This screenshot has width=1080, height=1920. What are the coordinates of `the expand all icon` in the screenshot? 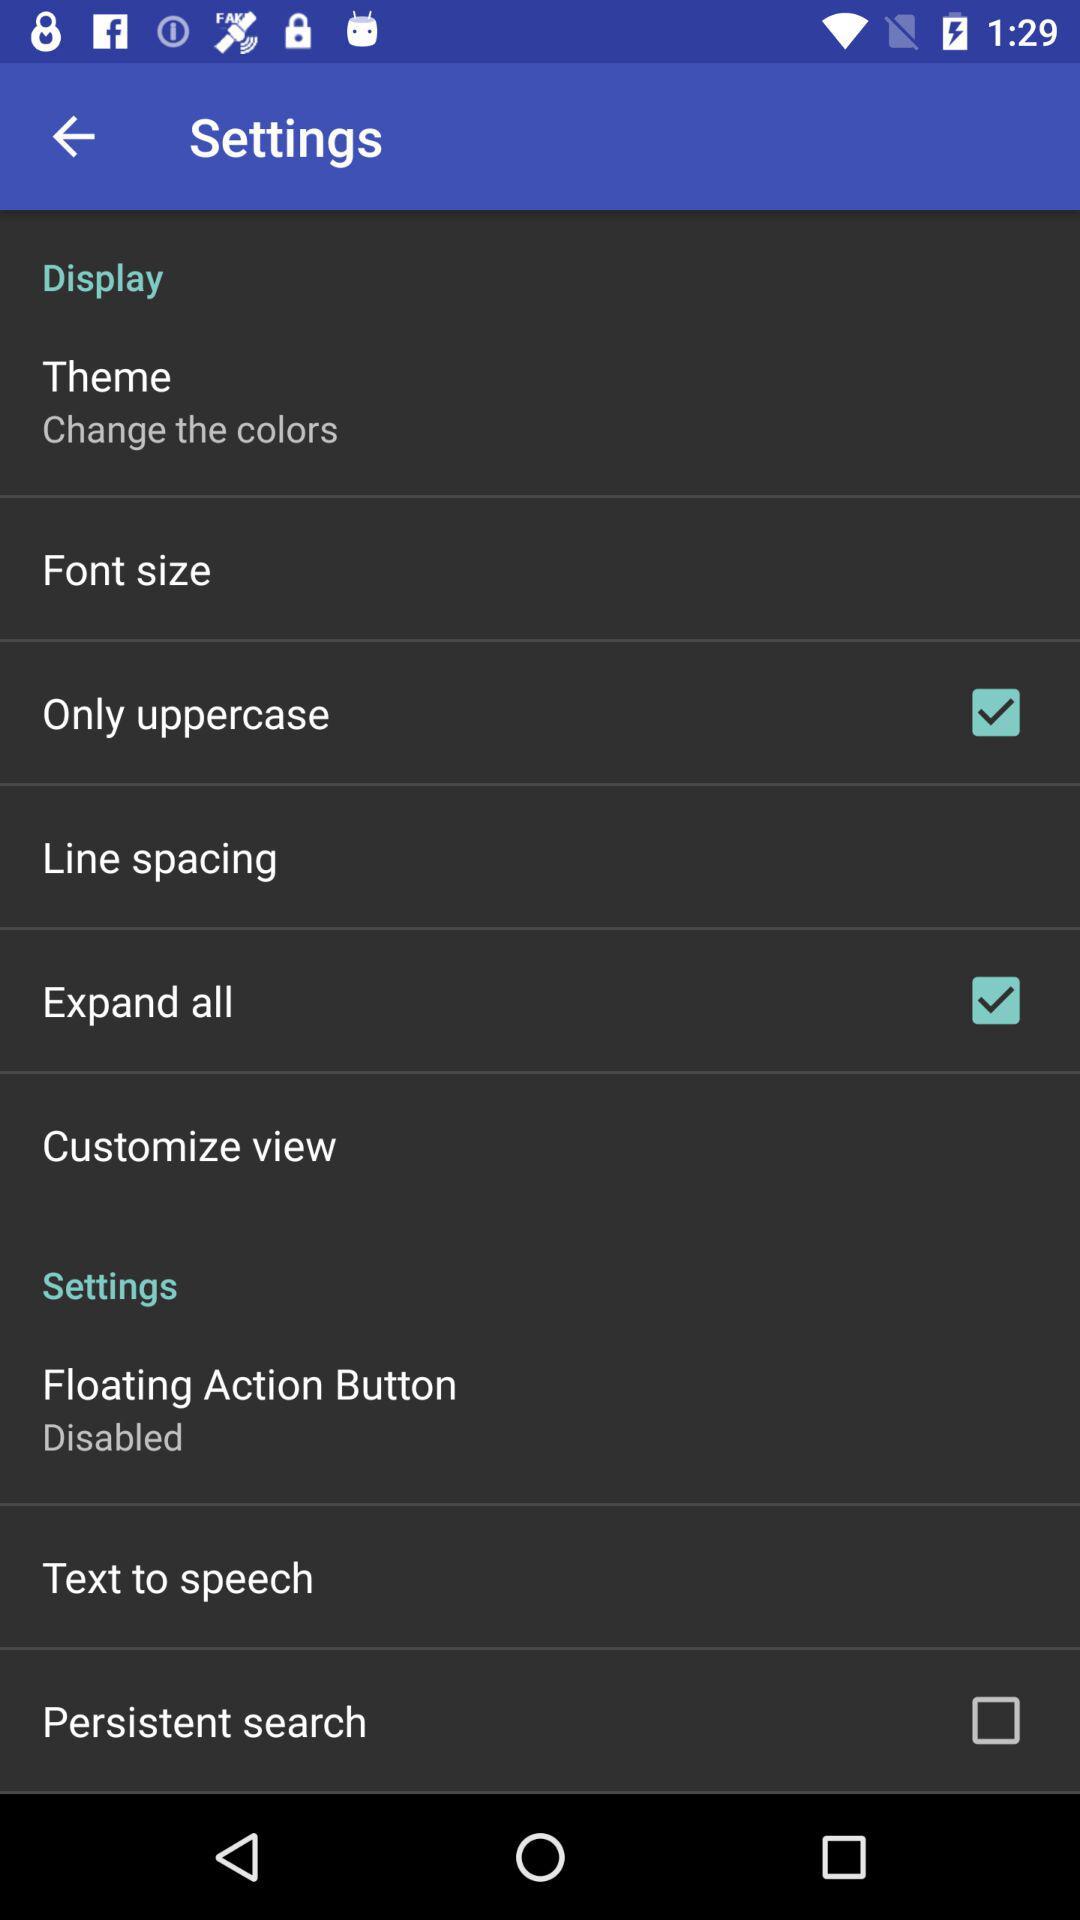 It's located at (137, 1000).